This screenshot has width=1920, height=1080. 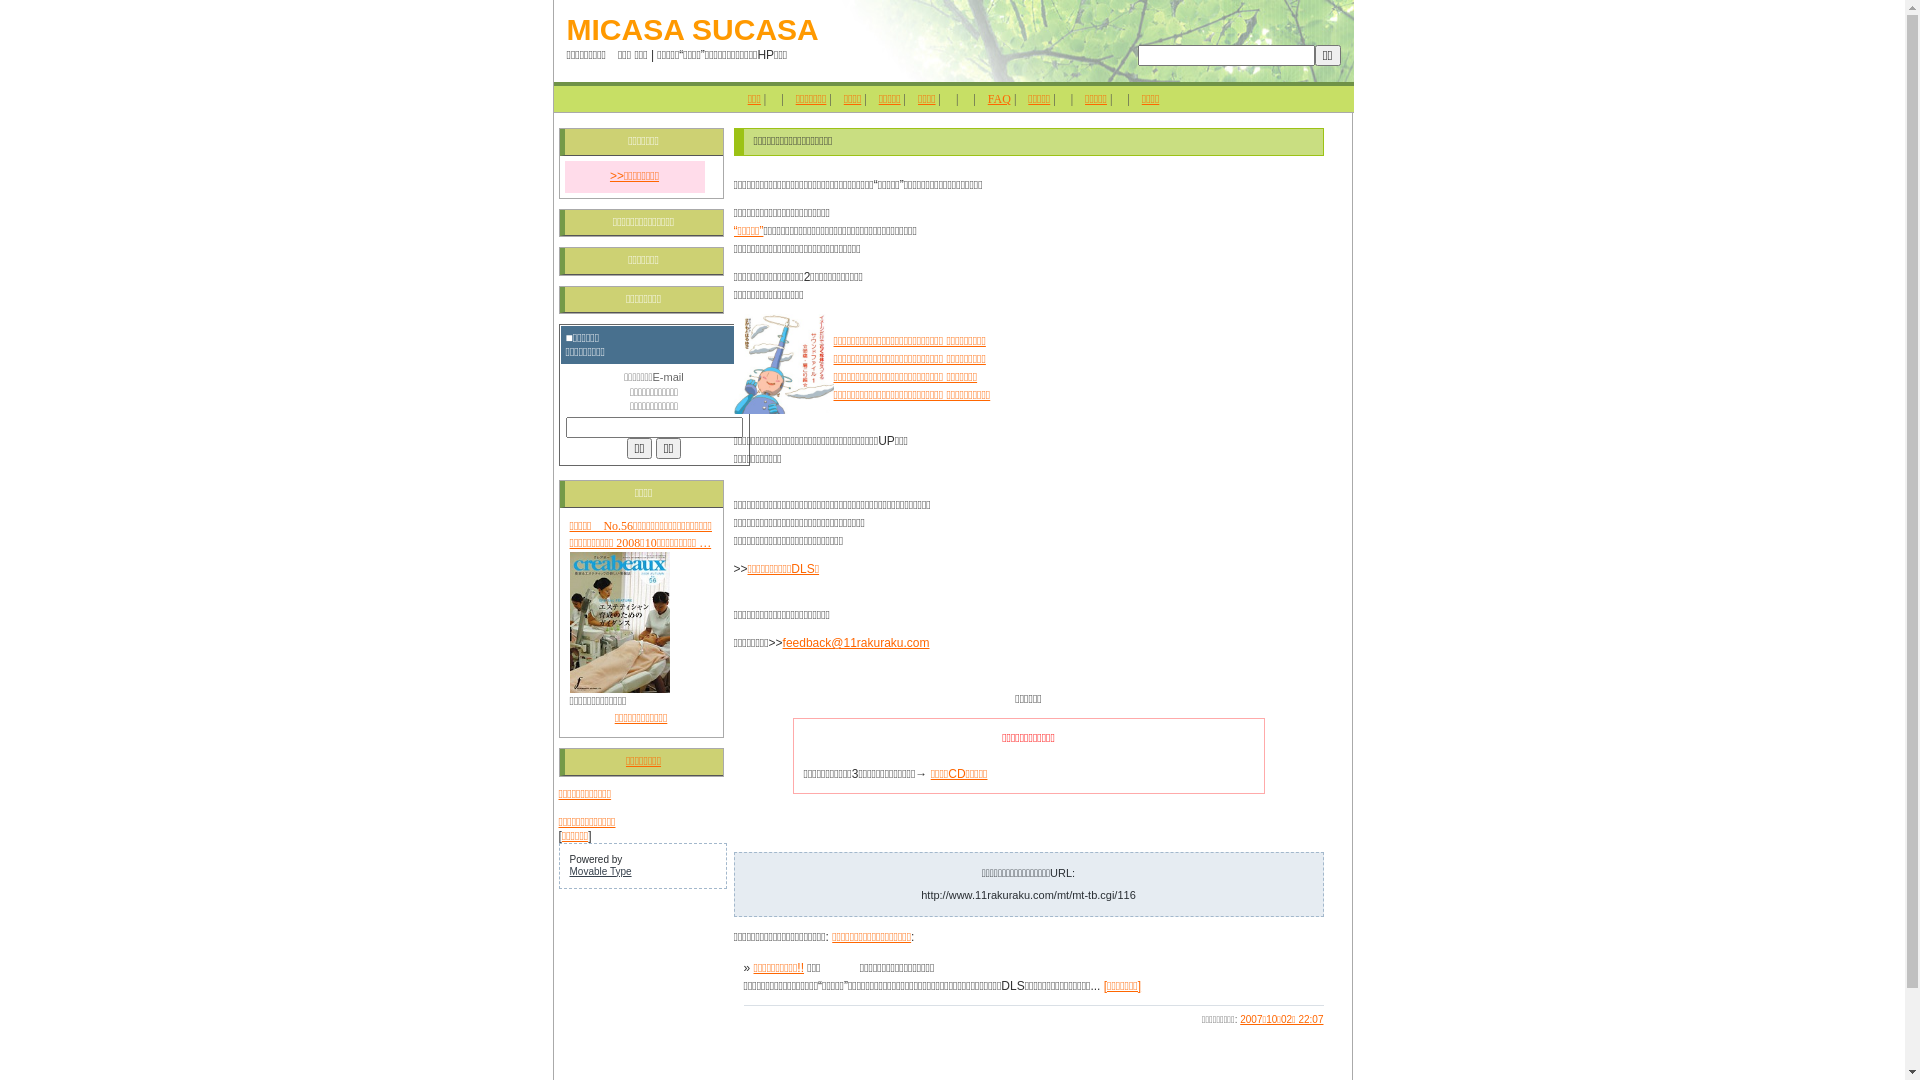 I want to click on 'Movable Type', so click(x=599, y=870).